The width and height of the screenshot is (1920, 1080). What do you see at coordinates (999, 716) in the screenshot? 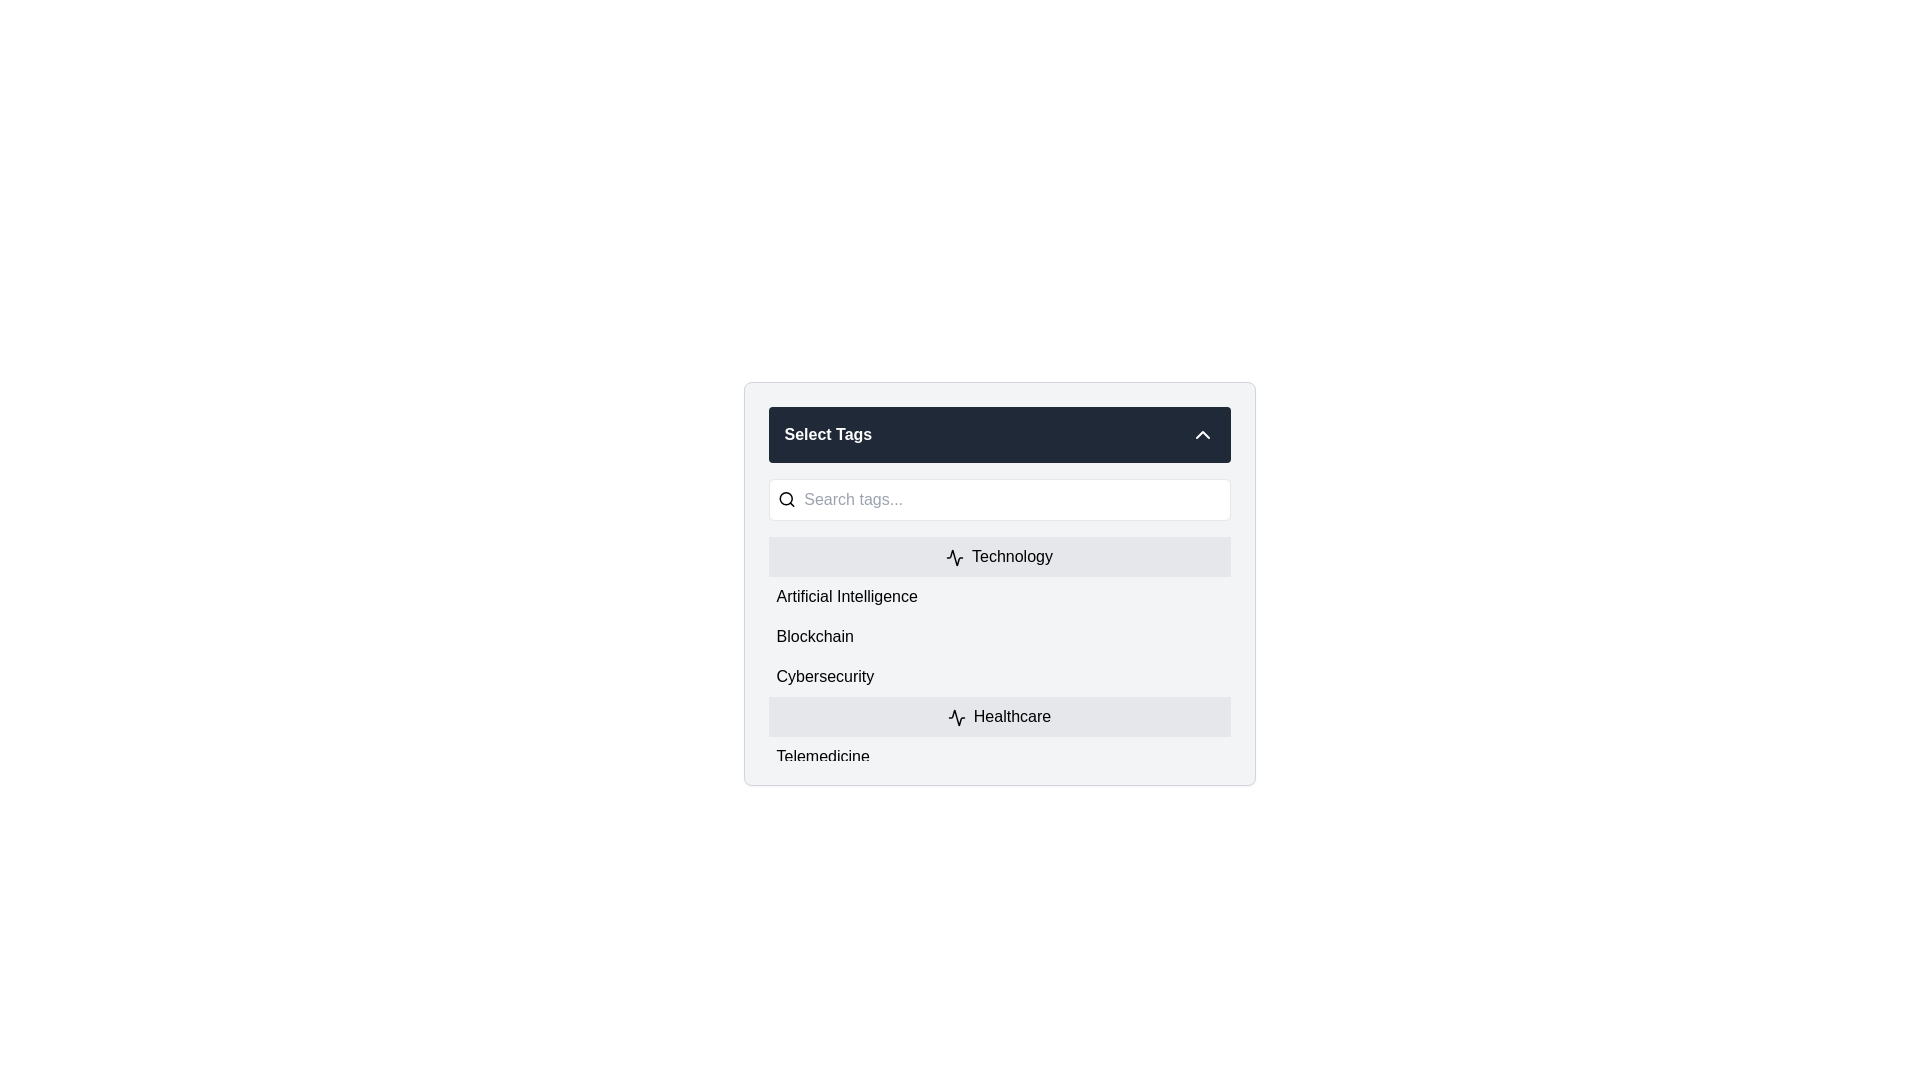
I see `the 'Healthcare' option in the dropdown menu under the 'Select Tags' section, which is the fourth option below 'Cybersecurity'` at bounding box center [999, 716].